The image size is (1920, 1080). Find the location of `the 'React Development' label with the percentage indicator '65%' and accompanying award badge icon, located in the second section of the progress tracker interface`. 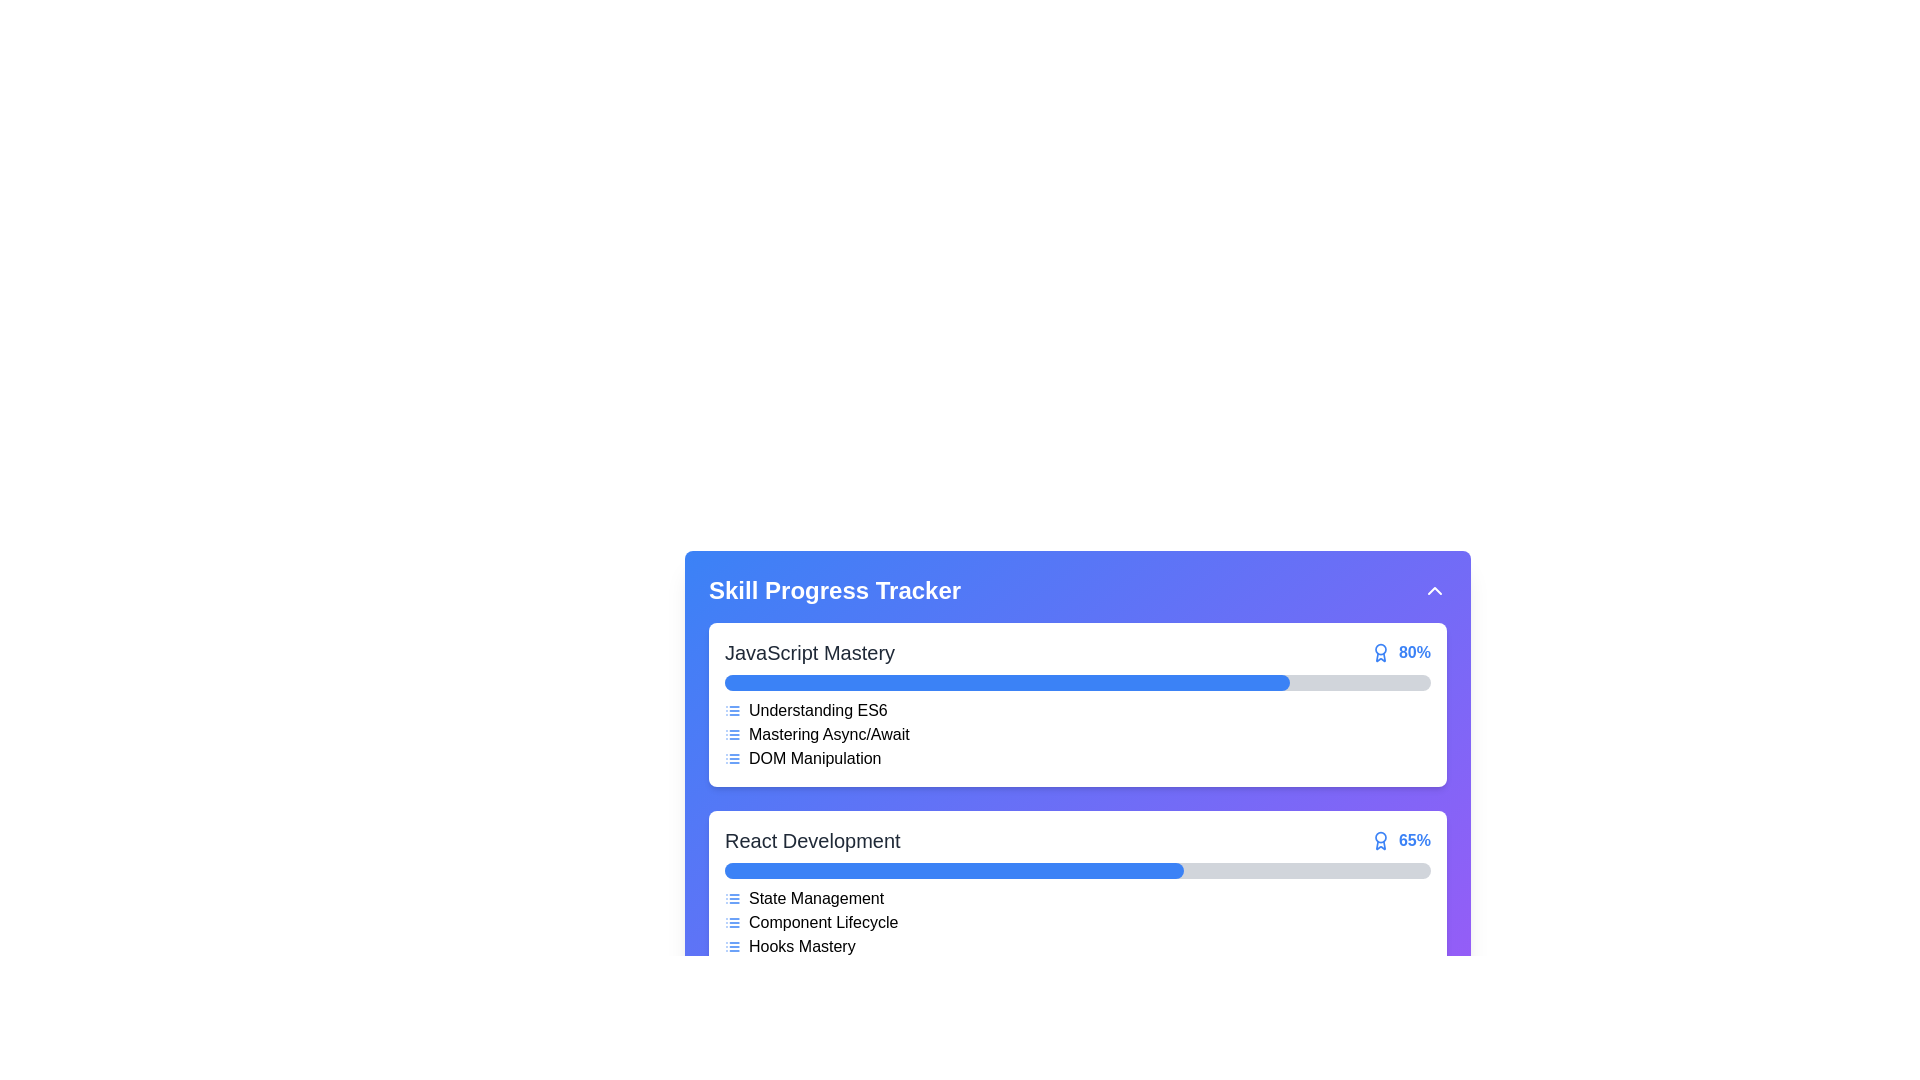

the 'React Development' label with the percentage indicator '65%' and accompanying award badge icon, located in the second section of the progress tracker interface is located at coordinates (1077, 840).